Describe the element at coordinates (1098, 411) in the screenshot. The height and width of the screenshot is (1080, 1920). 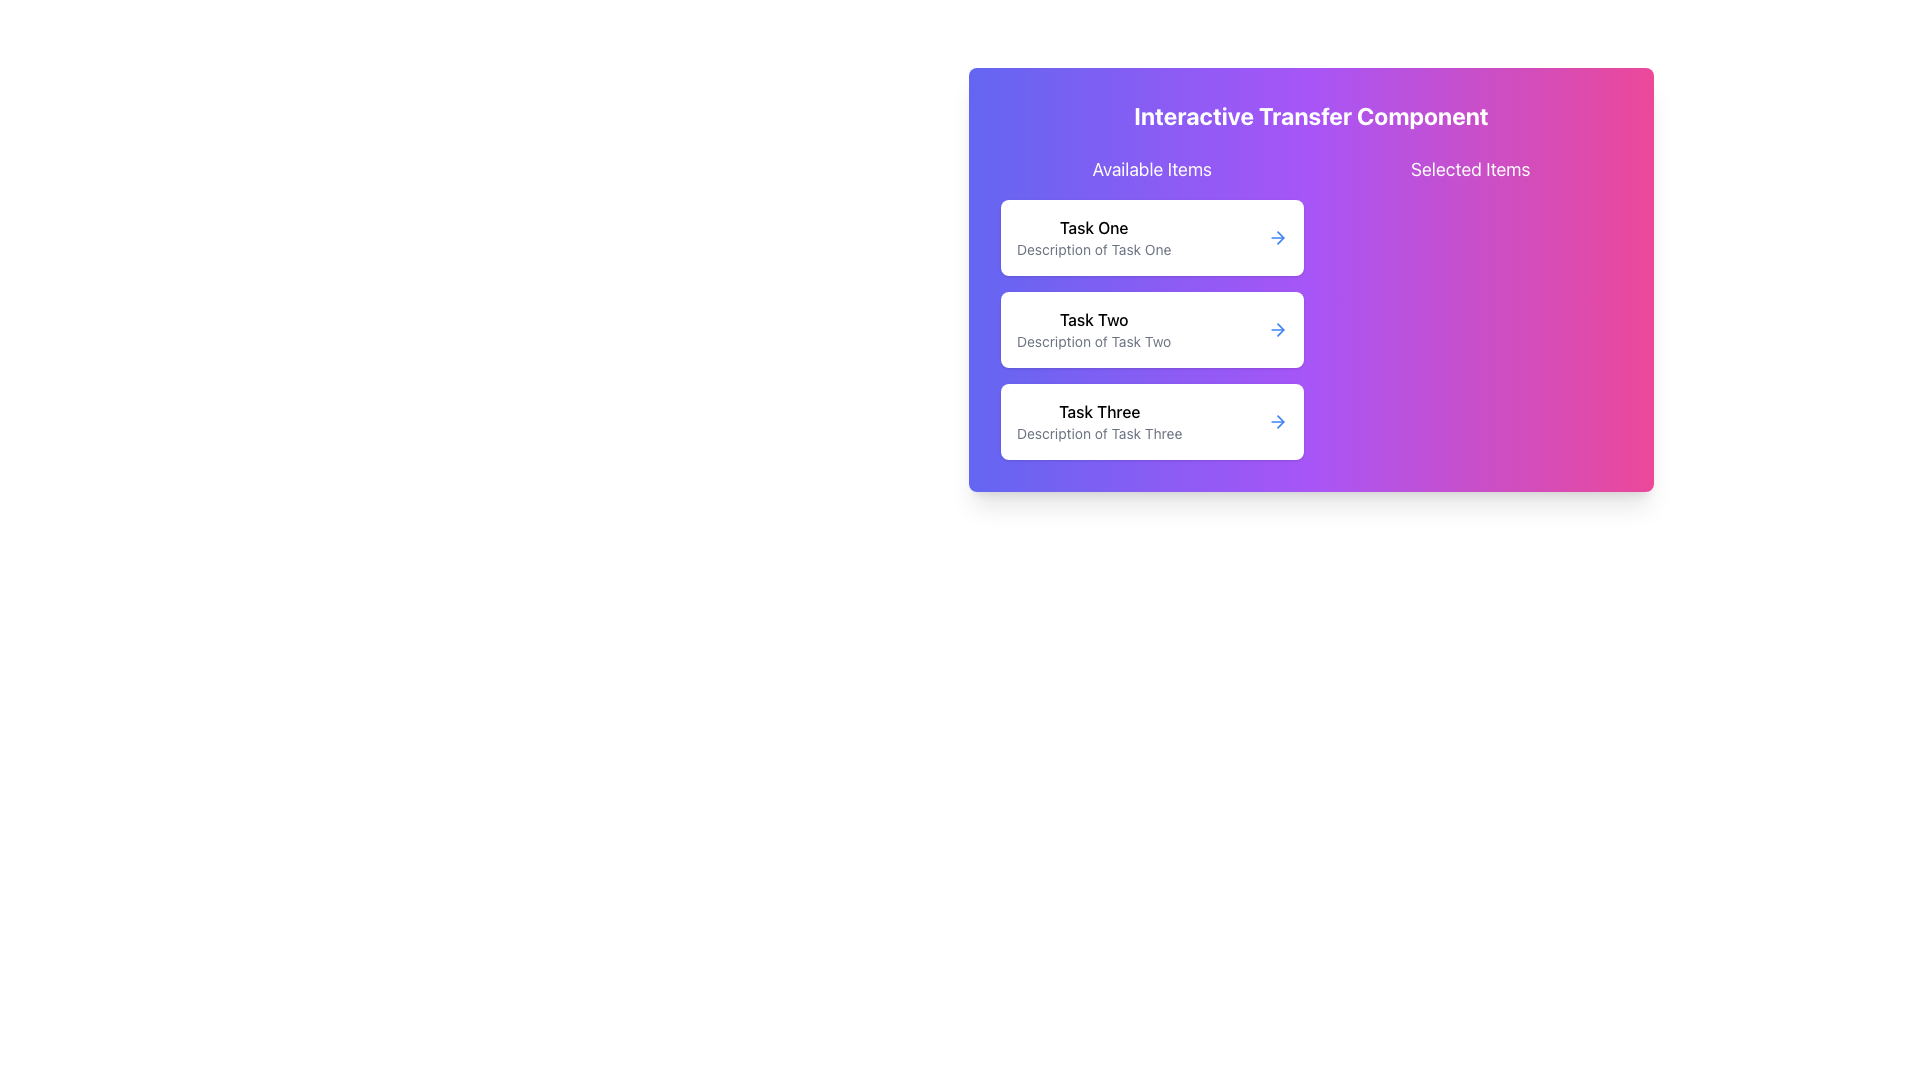
I see `the text label that serves as the title for the third task in the 'Available Items' section of the purple gradient card` at that location.